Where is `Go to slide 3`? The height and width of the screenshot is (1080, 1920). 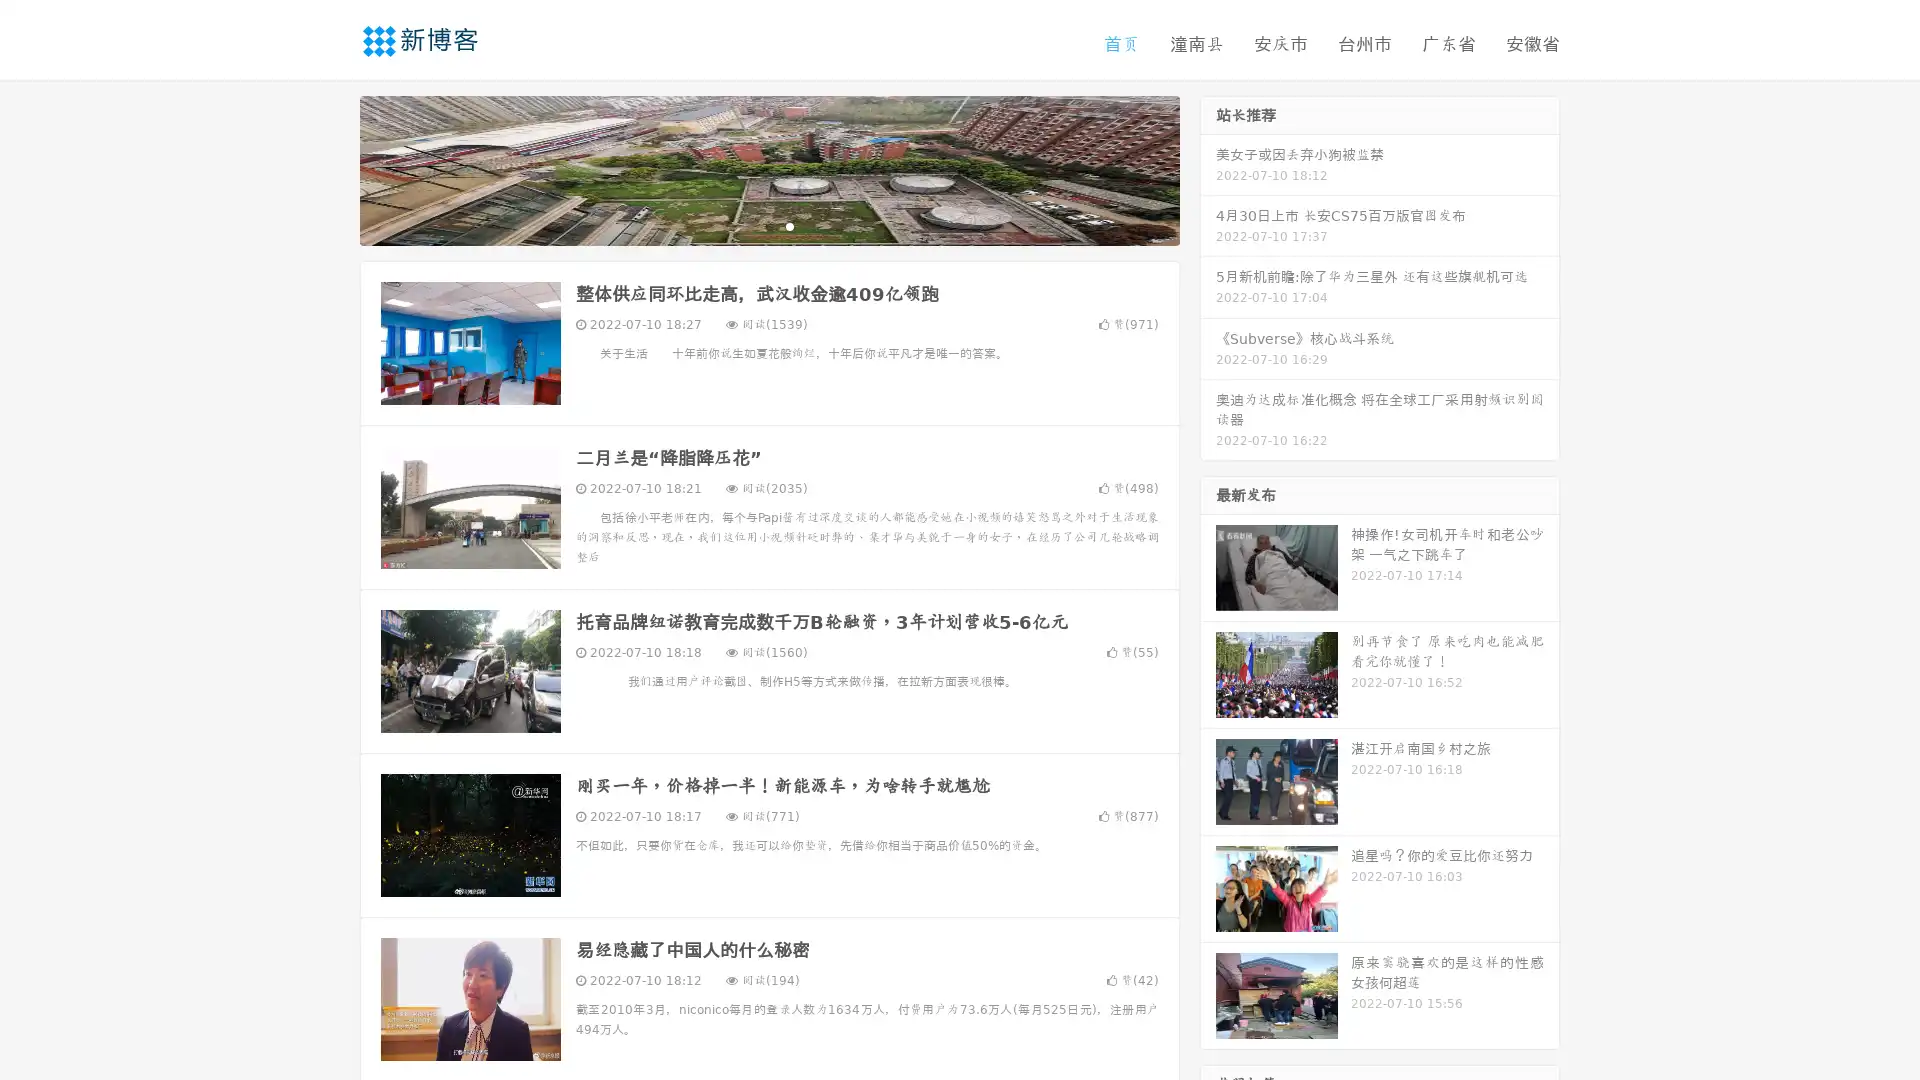
Go to slide 3 is located at coordinates (789, 225).